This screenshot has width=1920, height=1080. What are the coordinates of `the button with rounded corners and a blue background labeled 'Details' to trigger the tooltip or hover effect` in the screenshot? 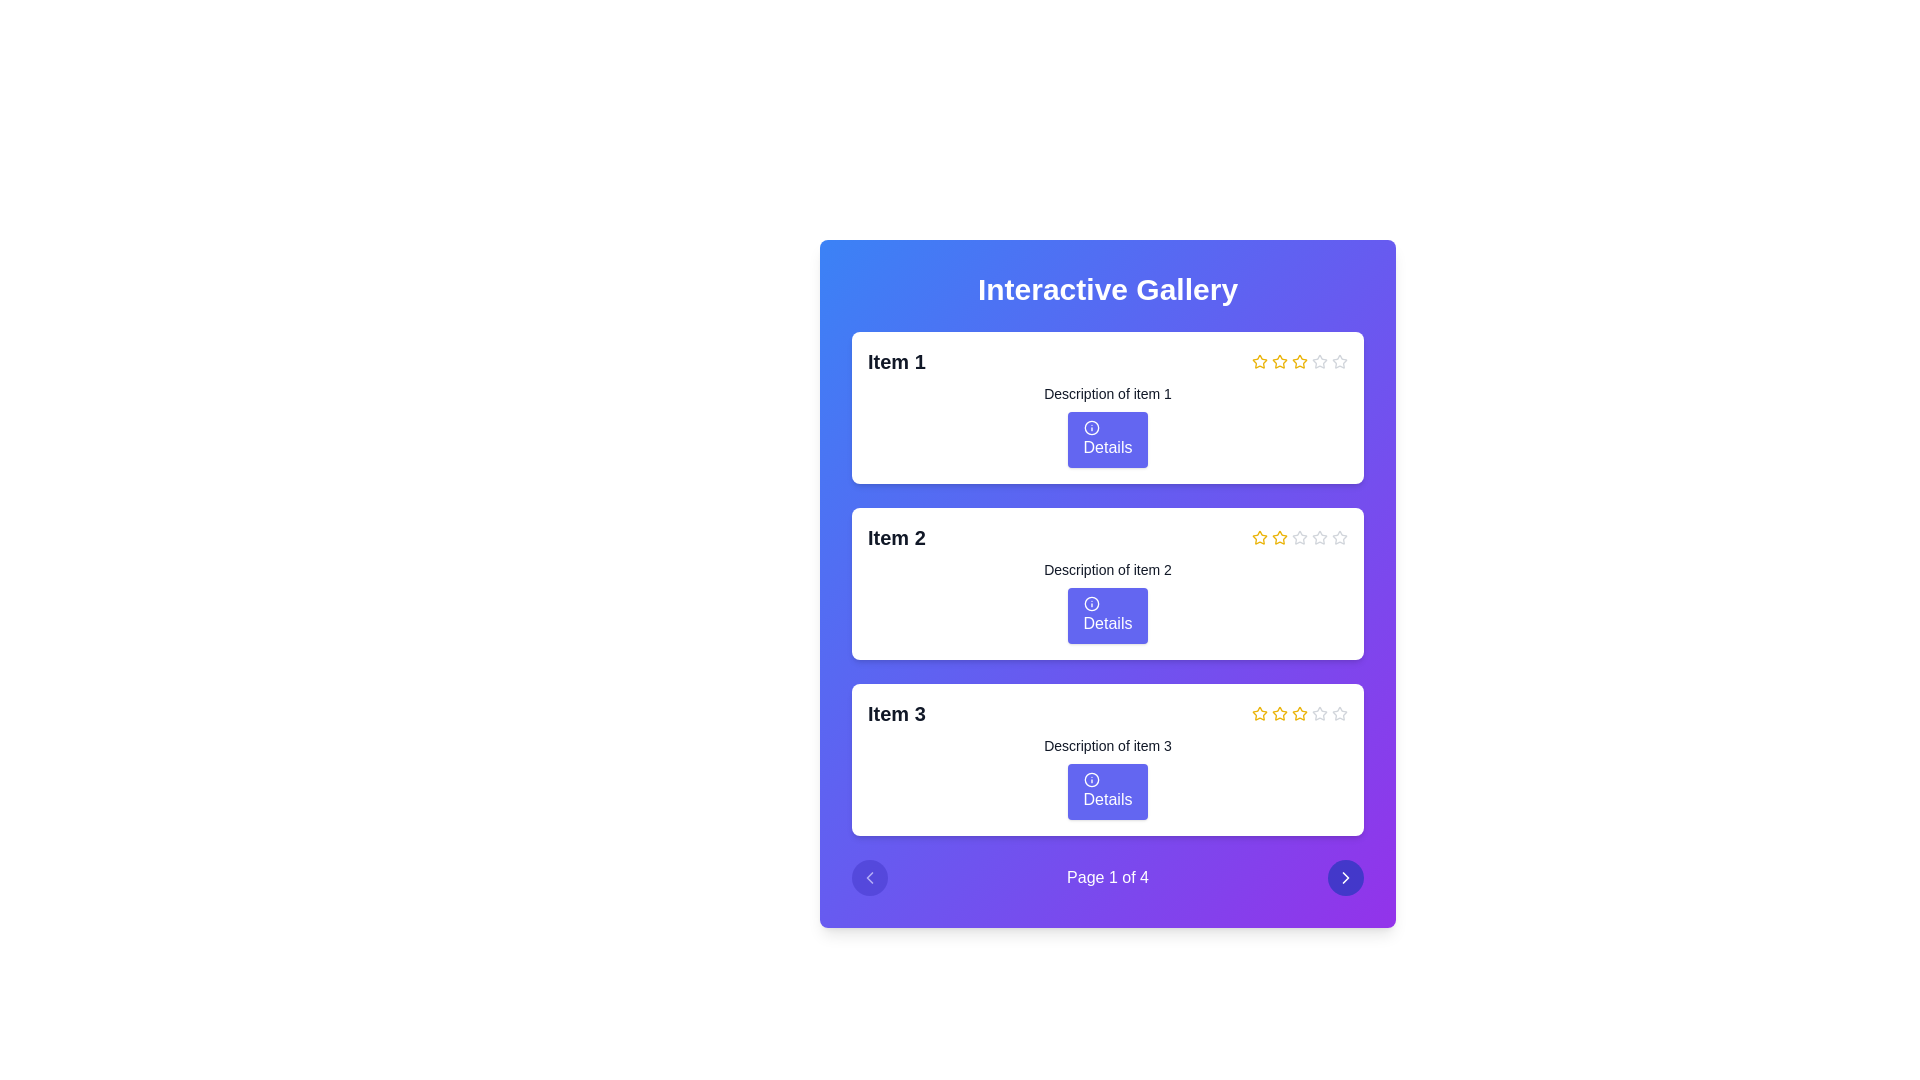 It's located at (1107, 615).